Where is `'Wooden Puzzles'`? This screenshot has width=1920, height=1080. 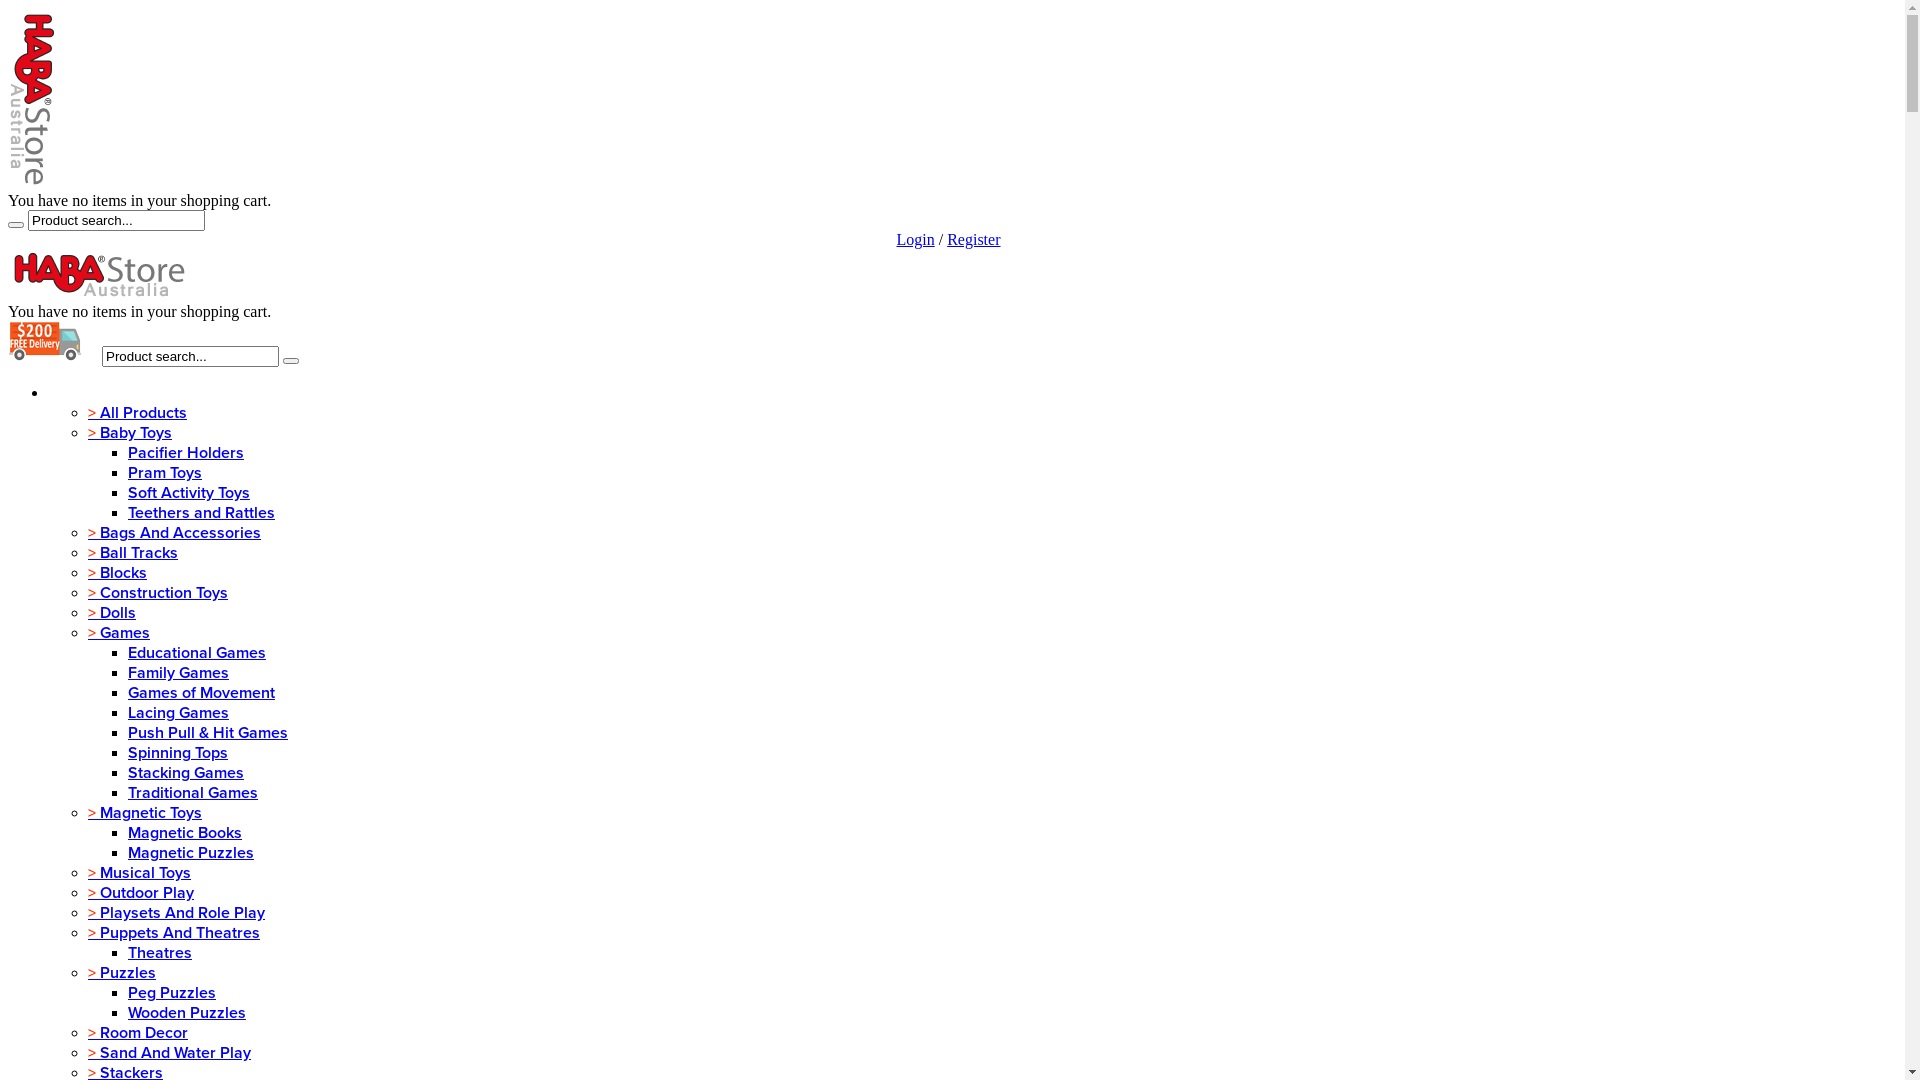
'Wooden Puzzles' is located at coordinates (127, 1013).